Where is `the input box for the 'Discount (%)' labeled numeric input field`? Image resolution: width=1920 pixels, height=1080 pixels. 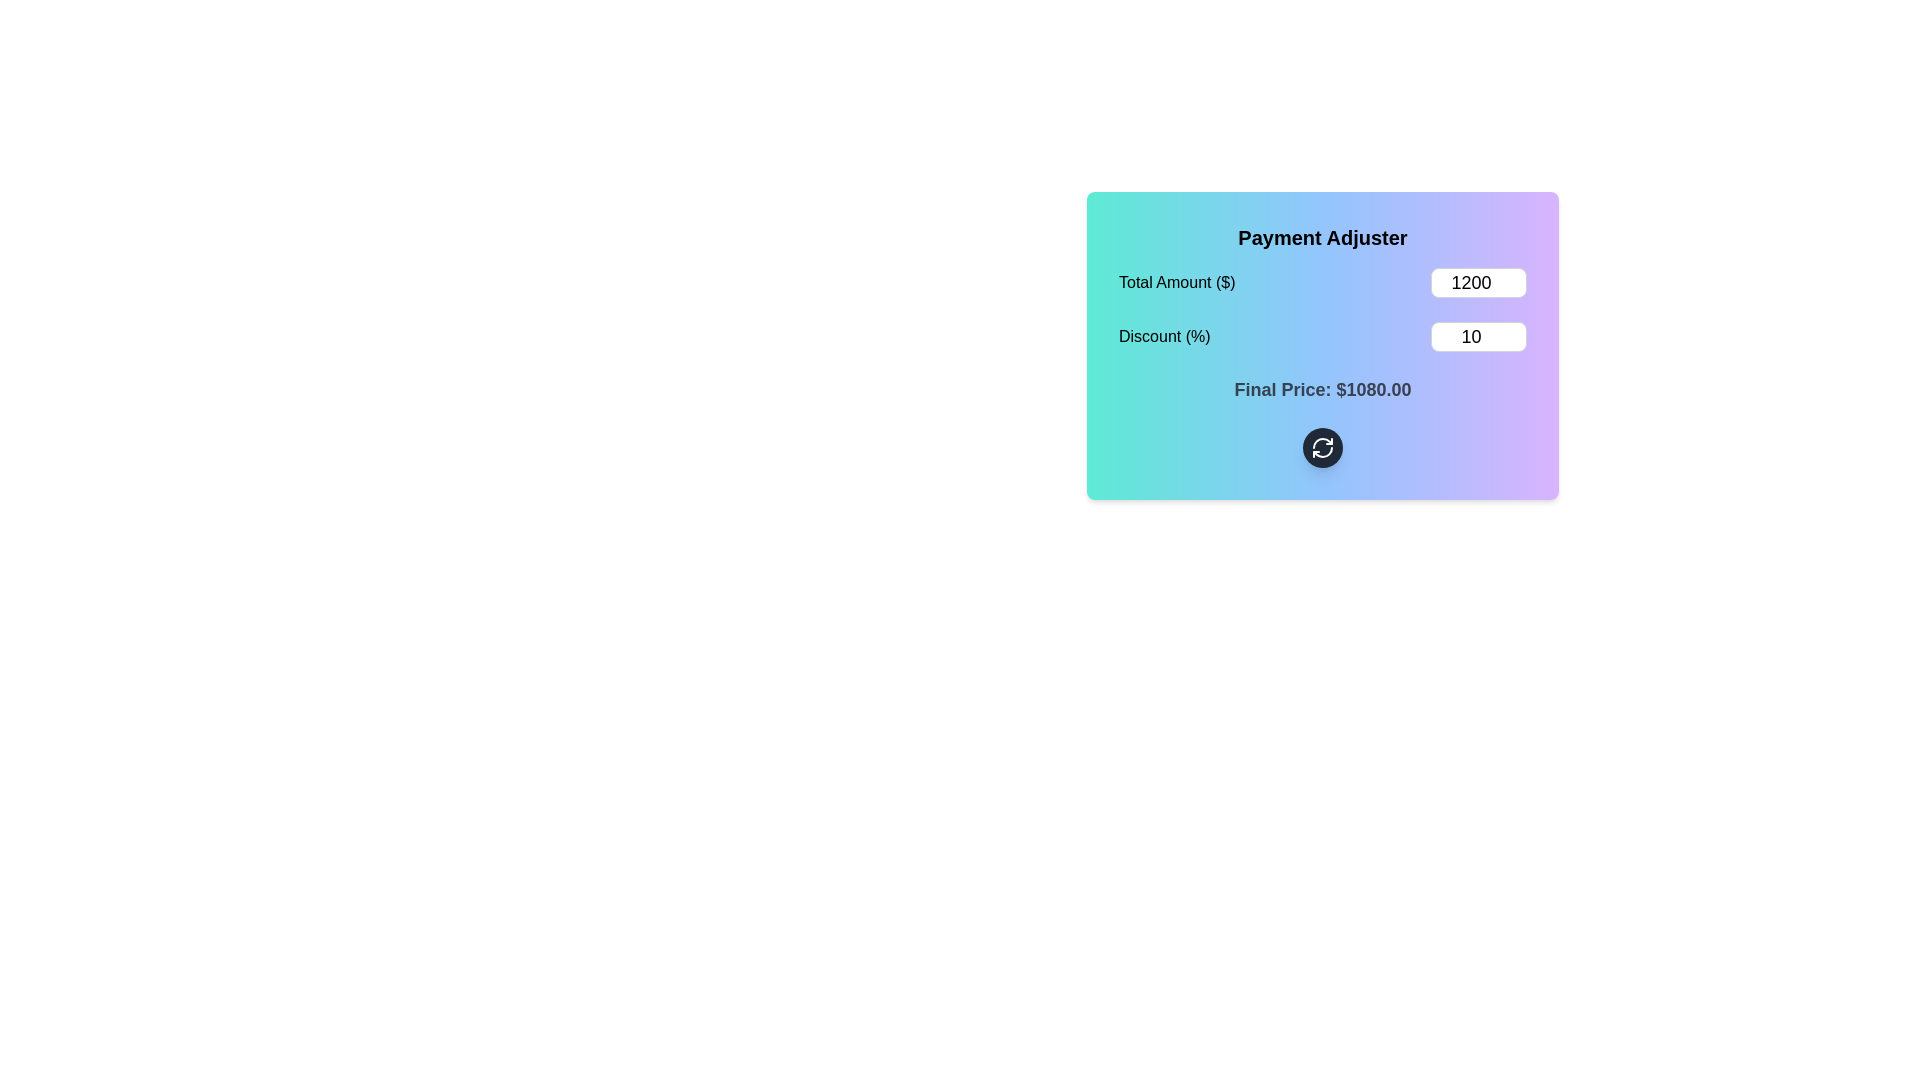
the input box for the 'Discount (%)' labeled numeric input field is located at coordinates (1323, 335).